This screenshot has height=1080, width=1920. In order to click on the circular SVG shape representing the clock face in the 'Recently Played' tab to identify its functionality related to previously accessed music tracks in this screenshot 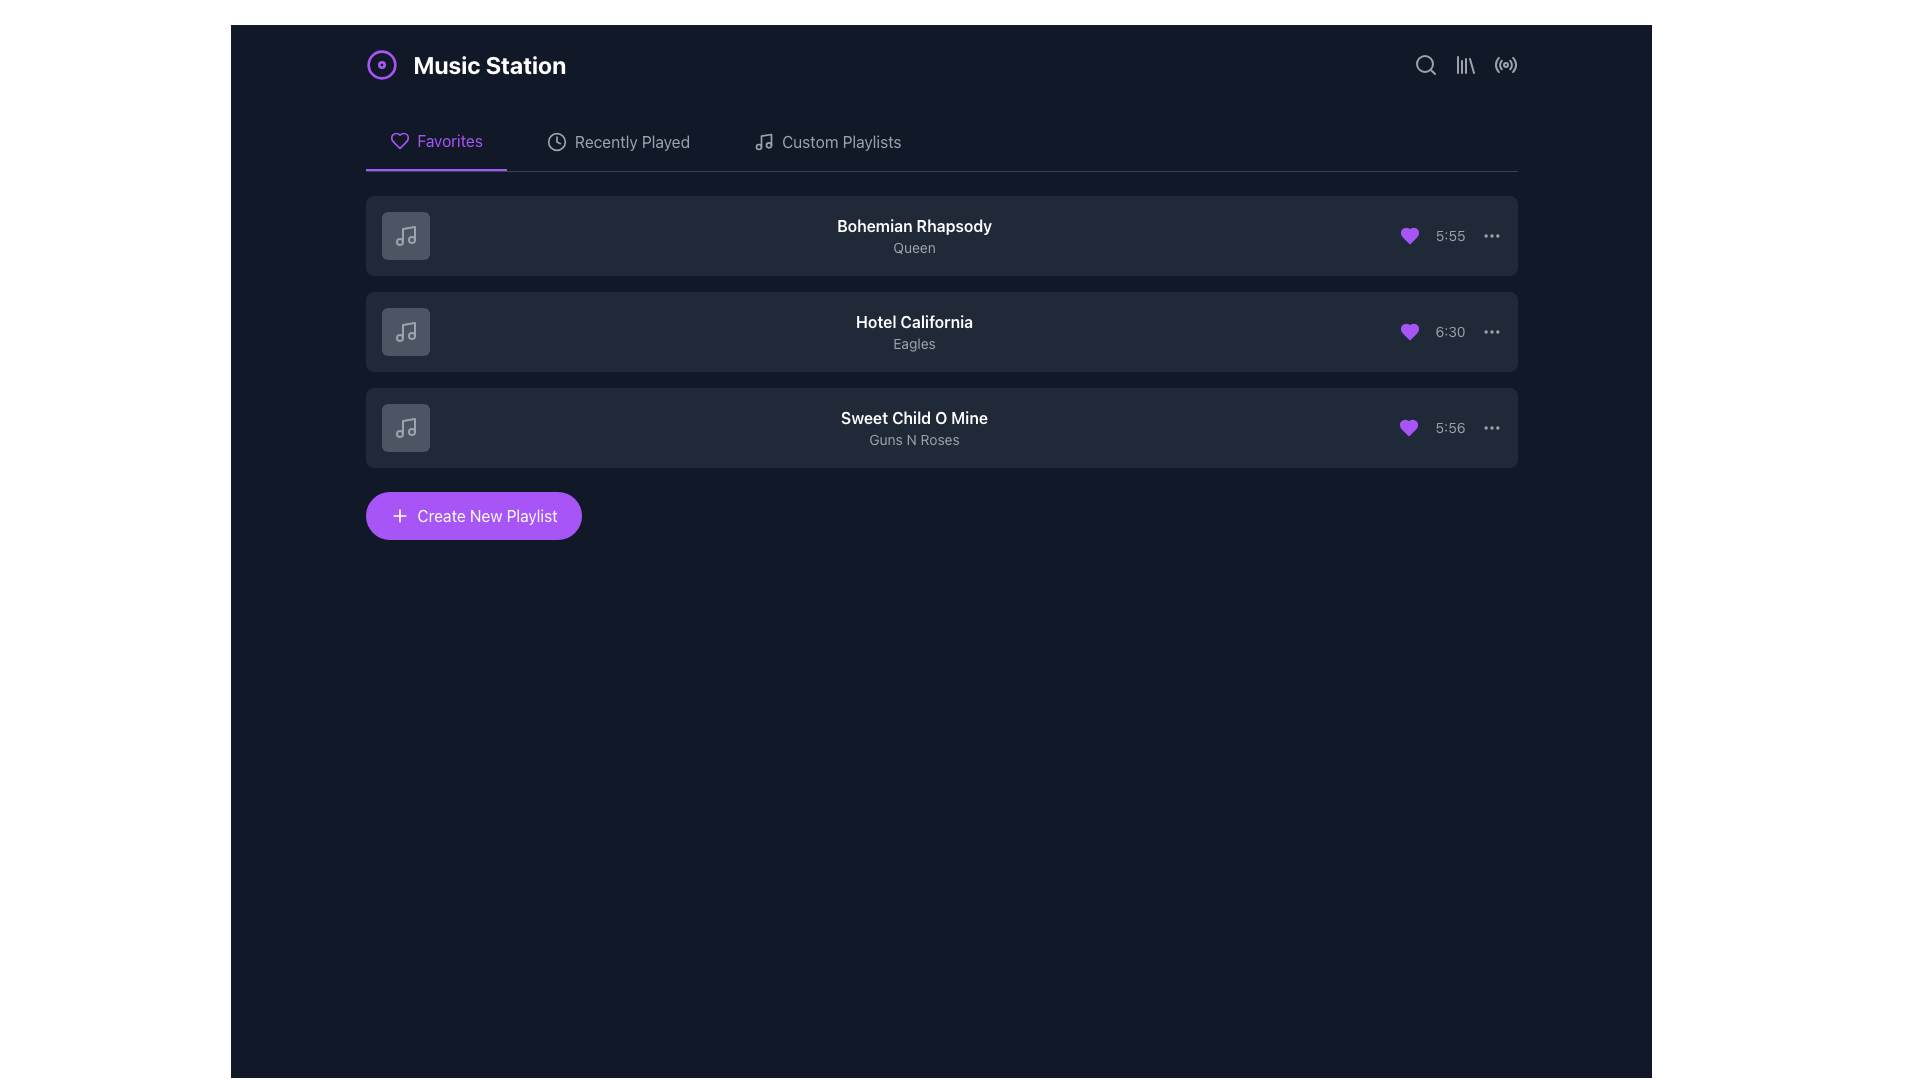, I will do `click(556, 141)`.